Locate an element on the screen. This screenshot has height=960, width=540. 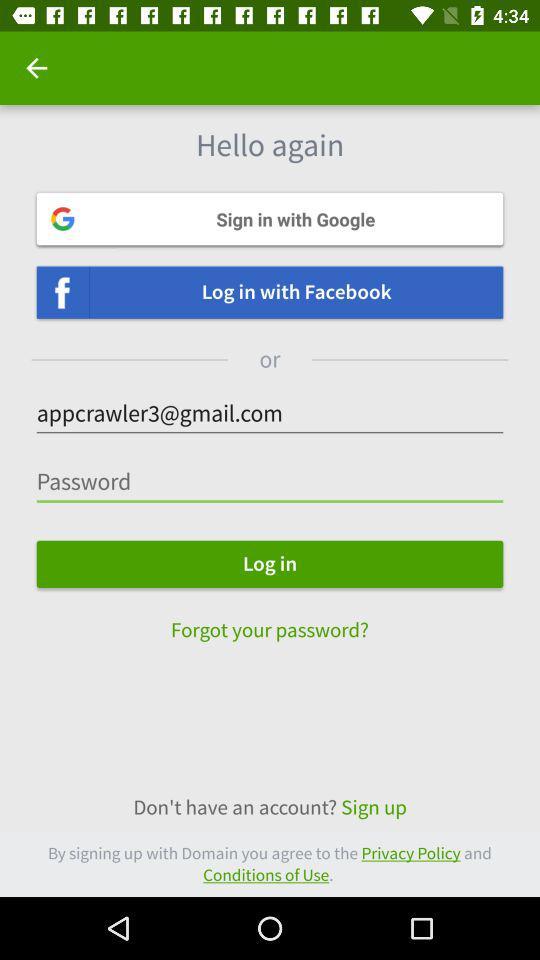
the don t have icon is located at coordinates (270, 807).